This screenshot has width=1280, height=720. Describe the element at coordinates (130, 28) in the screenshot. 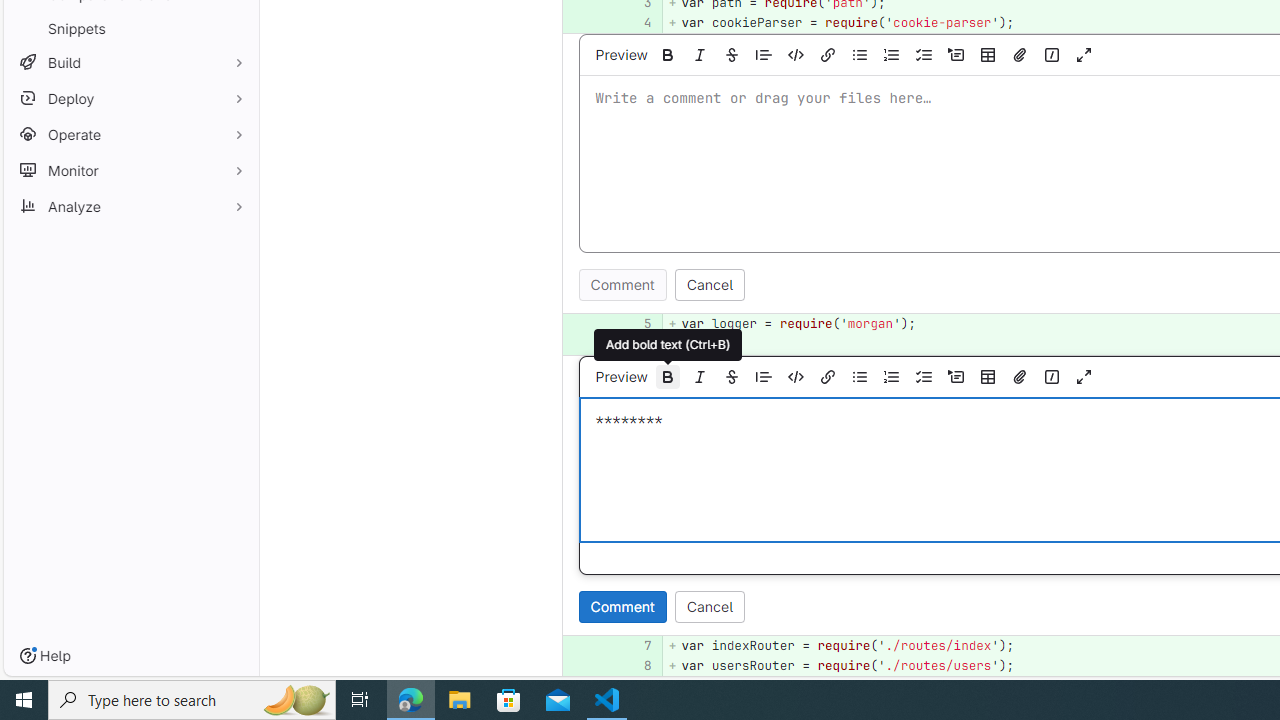

I see `'Snippets'` at that location.